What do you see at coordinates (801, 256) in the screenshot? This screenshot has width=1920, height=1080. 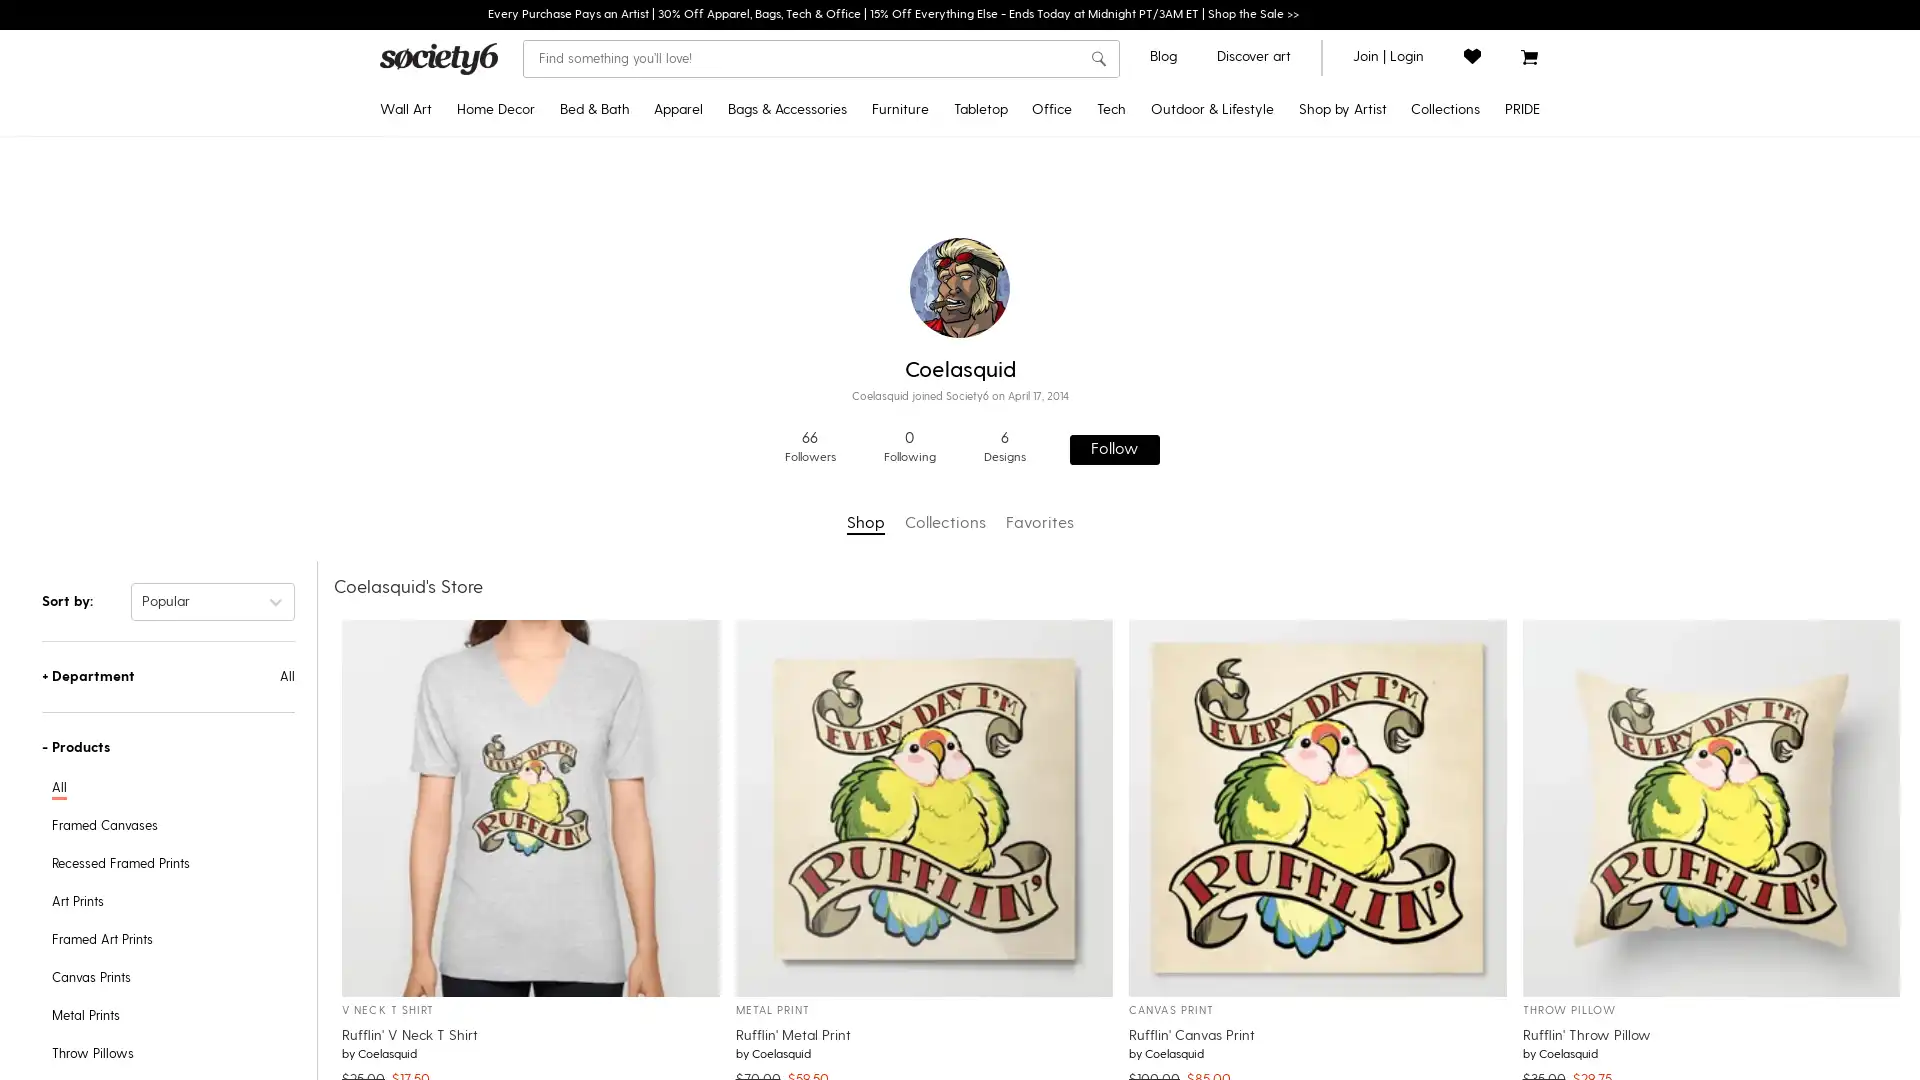 I see `Duffle Bags` at bounding box center [801, 256].